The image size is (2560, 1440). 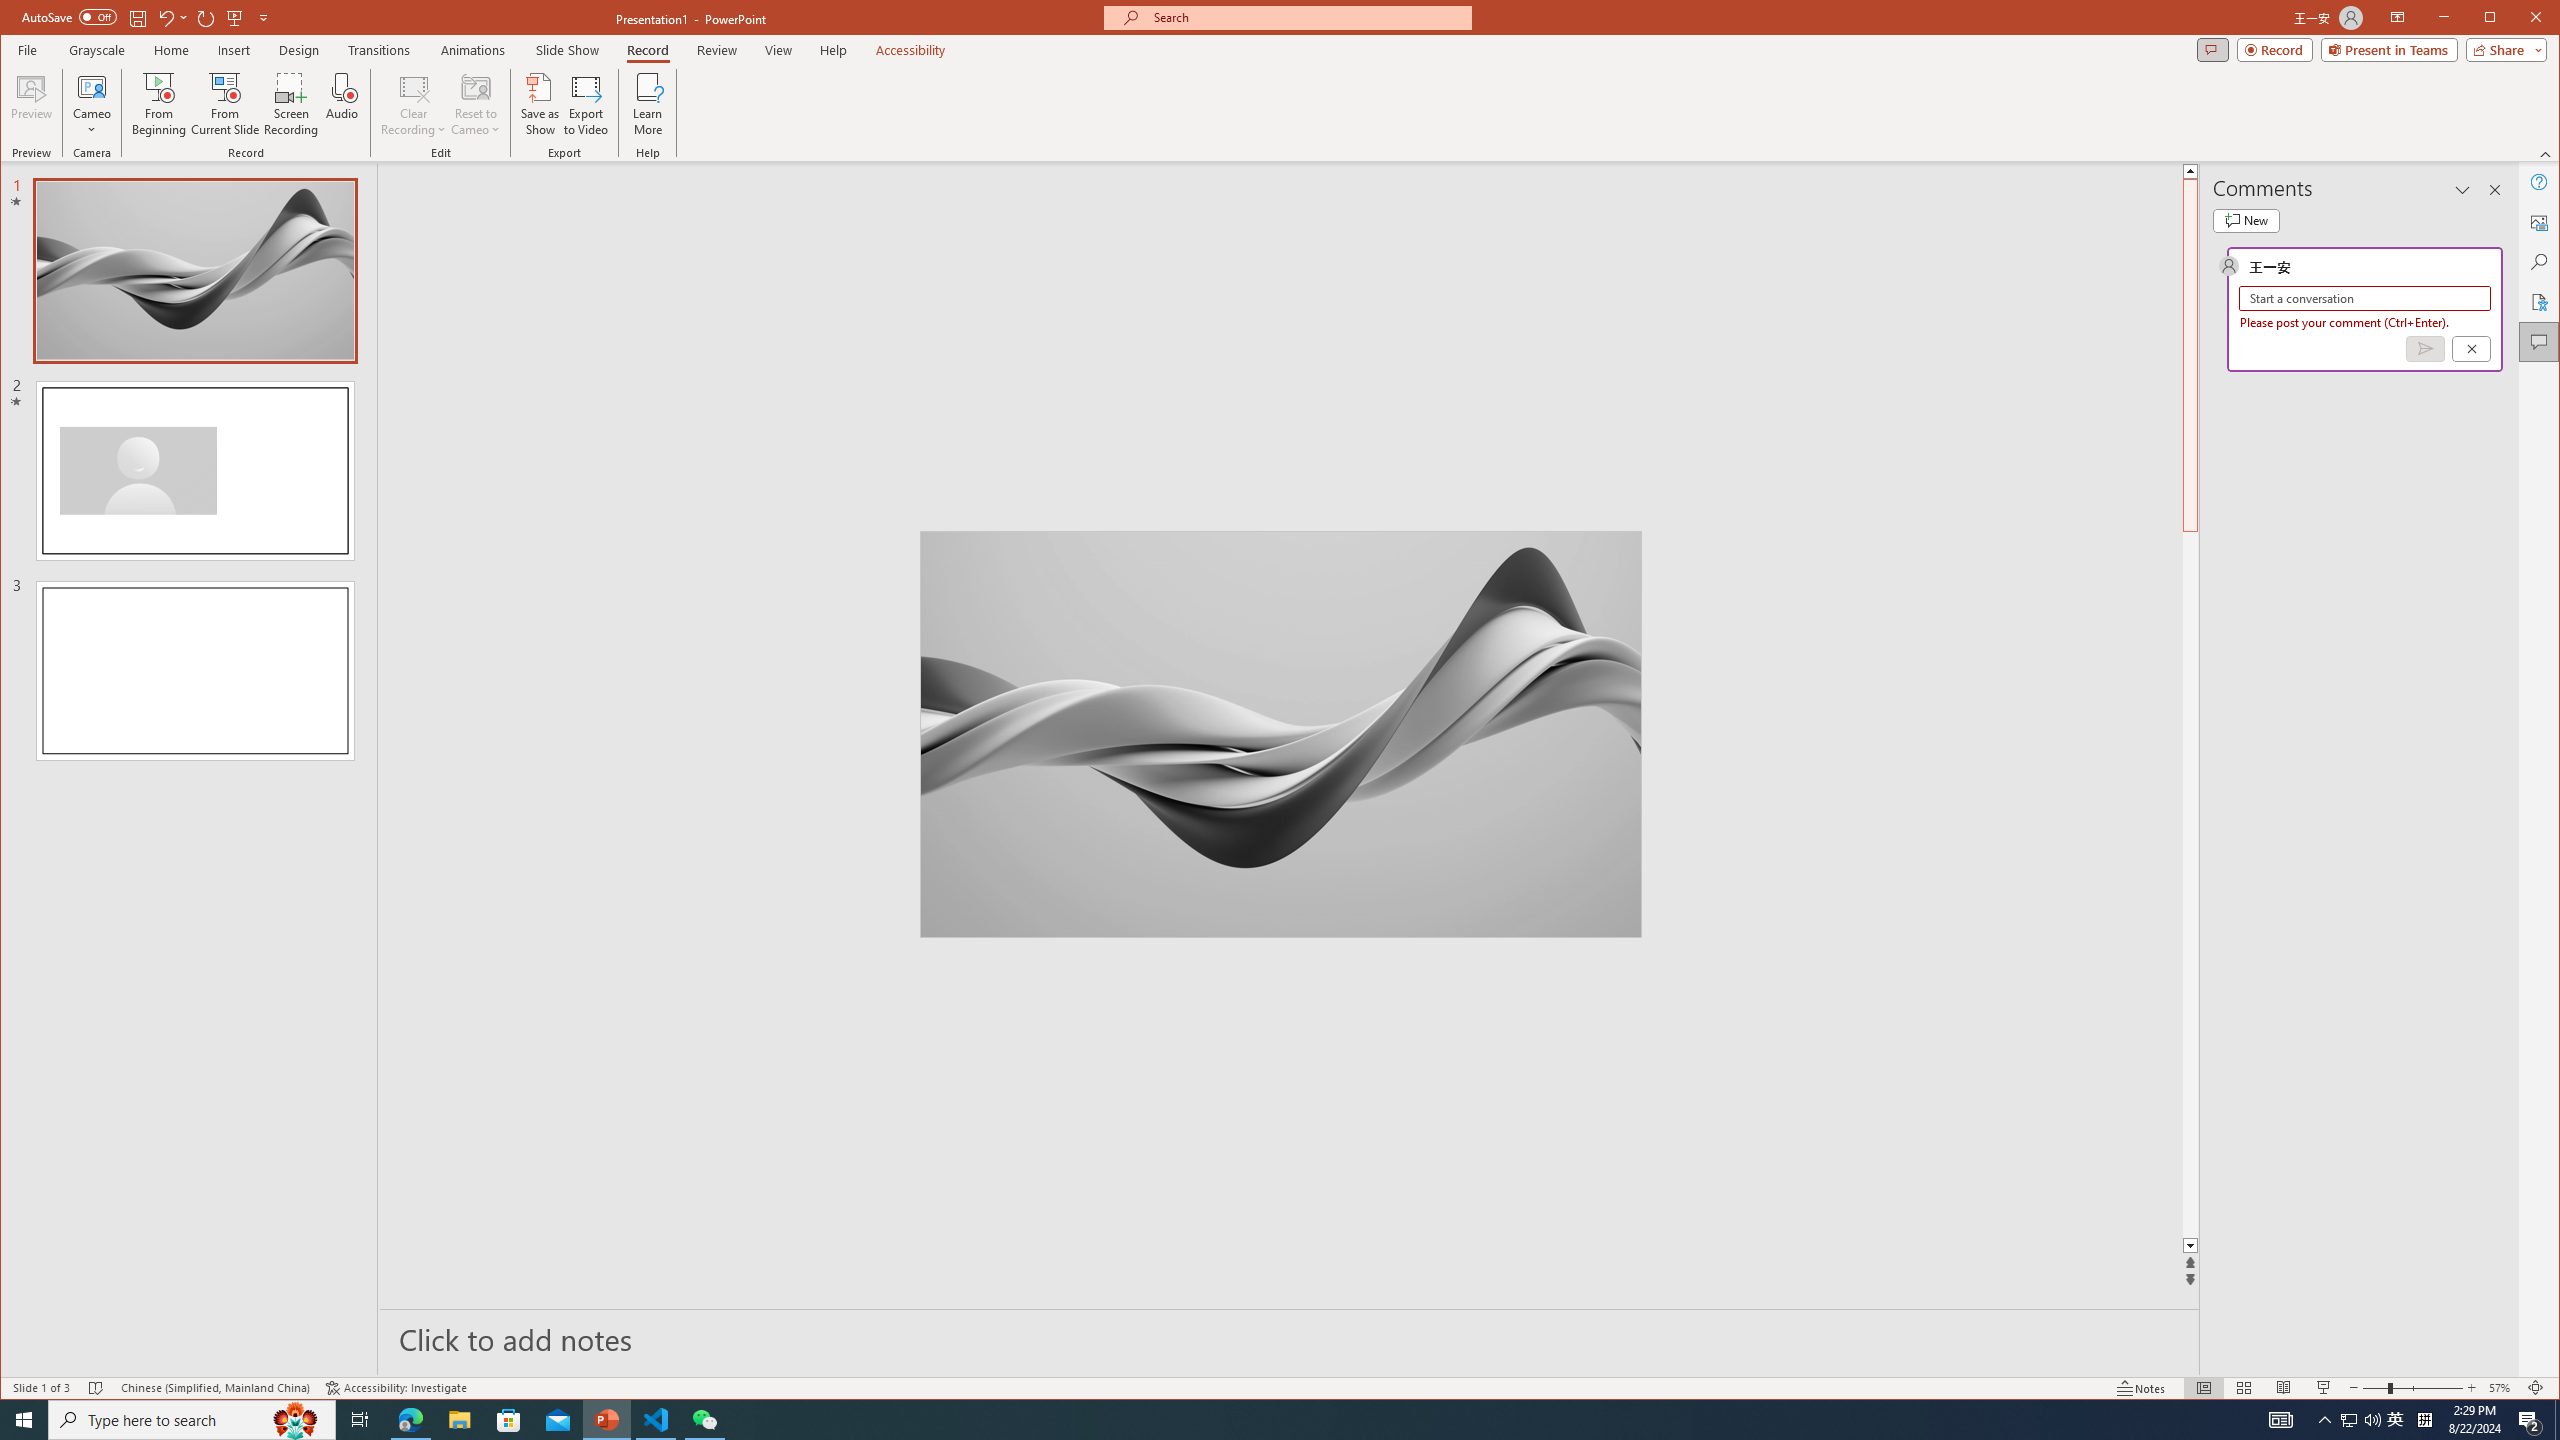 I want to click on 'From Beginning...', so click(x=159, y=103).